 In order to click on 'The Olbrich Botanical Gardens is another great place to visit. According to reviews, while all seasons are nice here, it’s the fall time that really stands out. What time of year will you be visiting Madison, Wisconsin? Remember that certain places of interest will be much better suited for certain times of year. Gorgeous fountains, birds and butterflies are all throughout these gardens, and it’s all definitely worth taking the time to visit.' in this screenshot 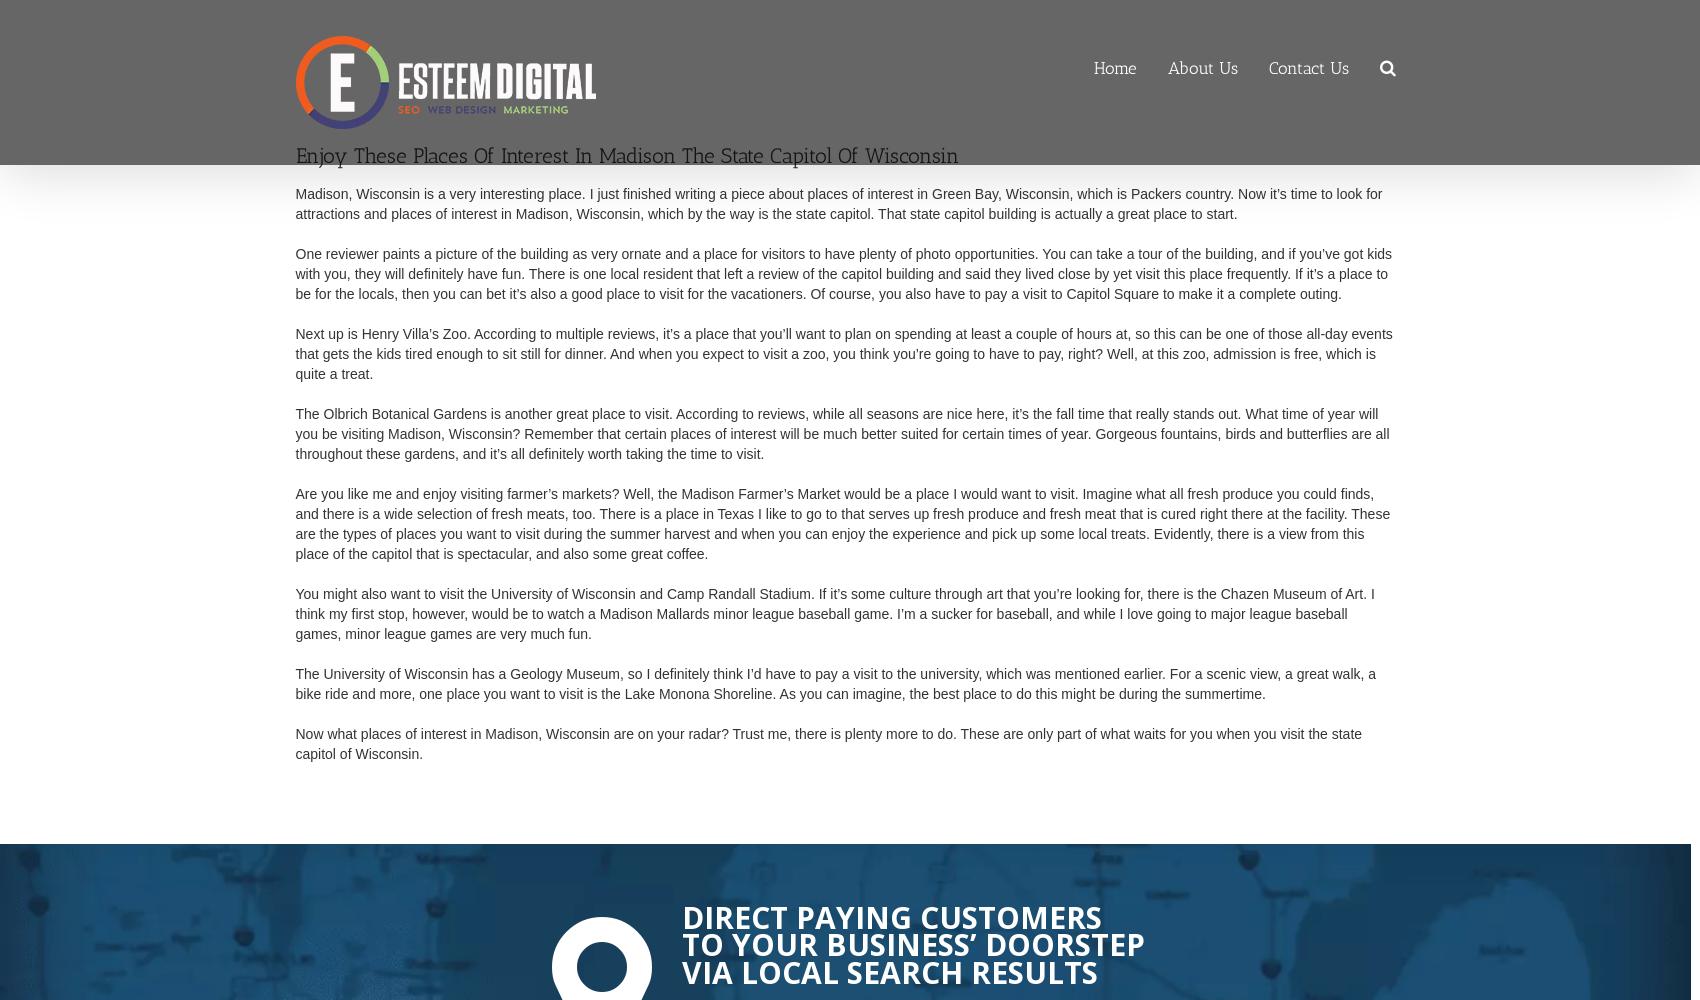, I will do `click(841, 433)`.